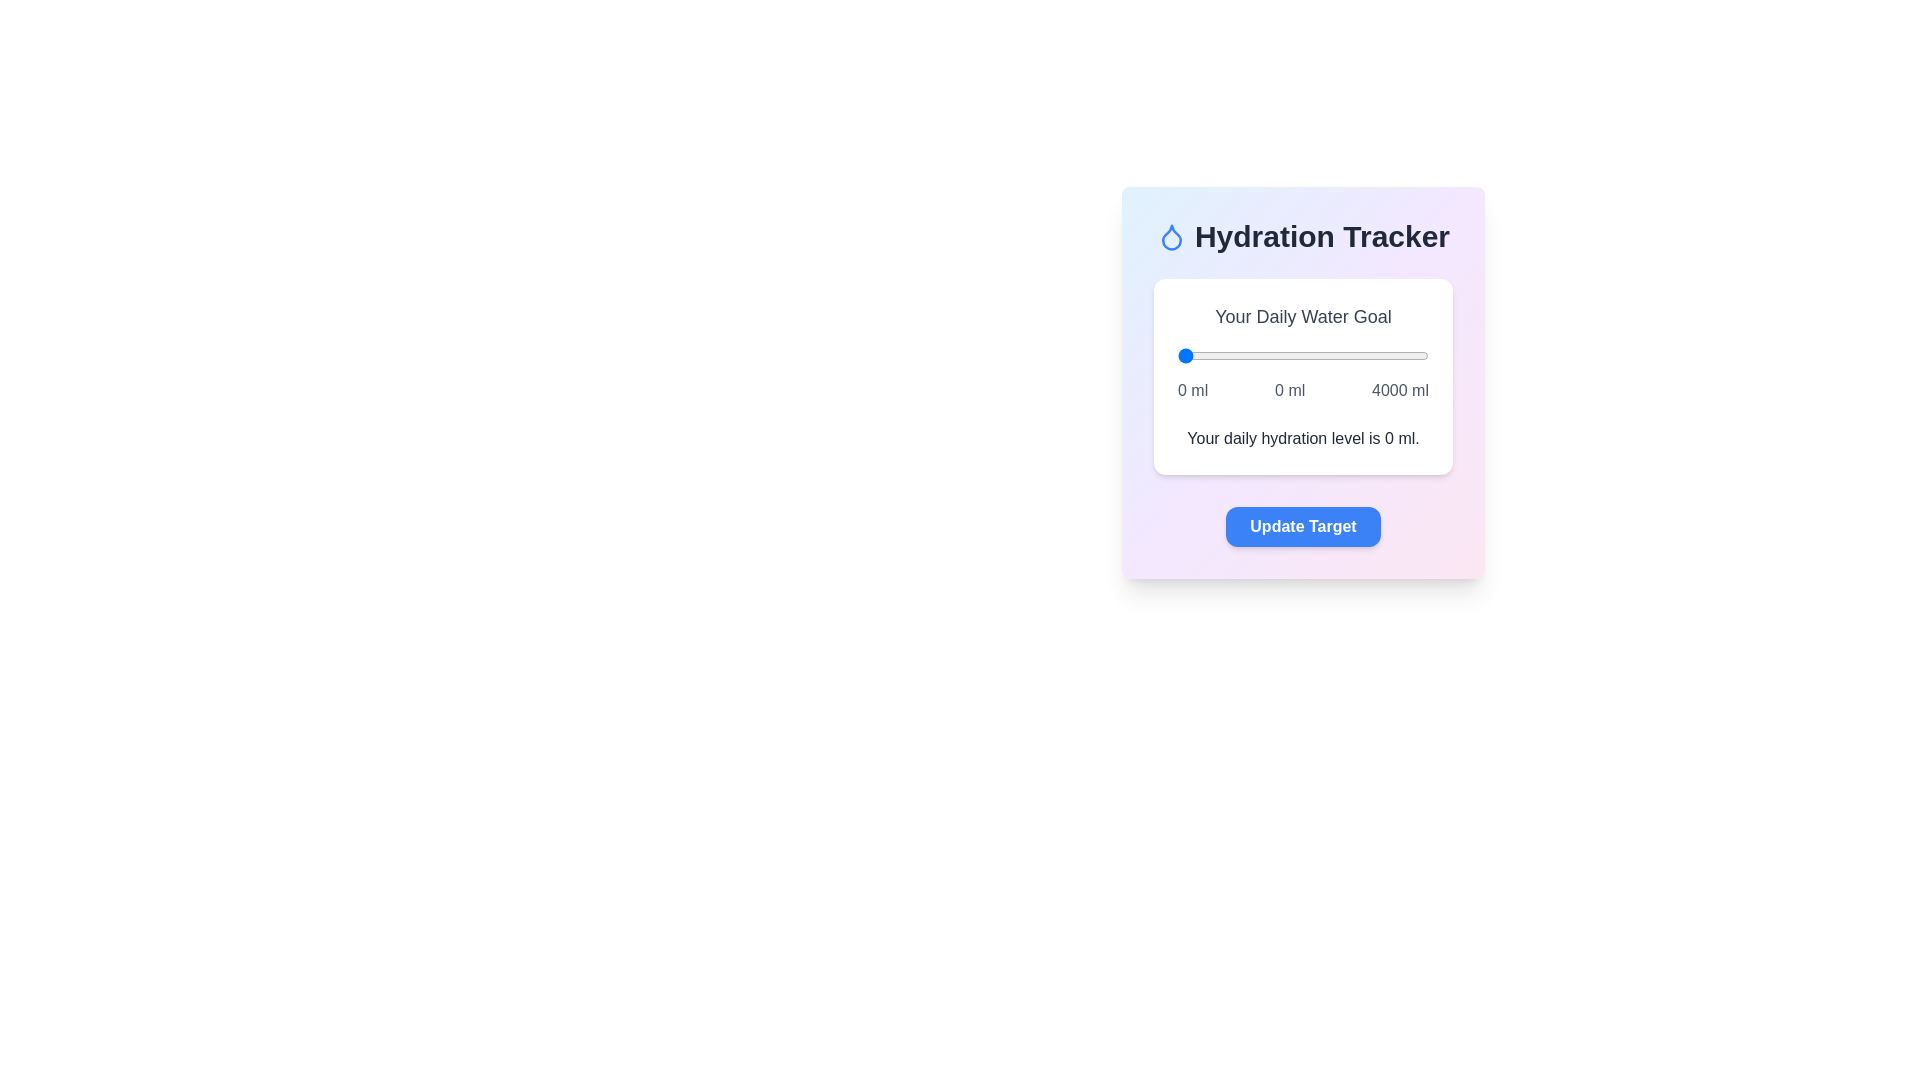 The width and height of the screenshot is (1920, 1080). What do you see at coordinates (1380, 354) in the screenshot?
I see `the water intake slider to 3244 ml` at bounding box center [1380, 354].